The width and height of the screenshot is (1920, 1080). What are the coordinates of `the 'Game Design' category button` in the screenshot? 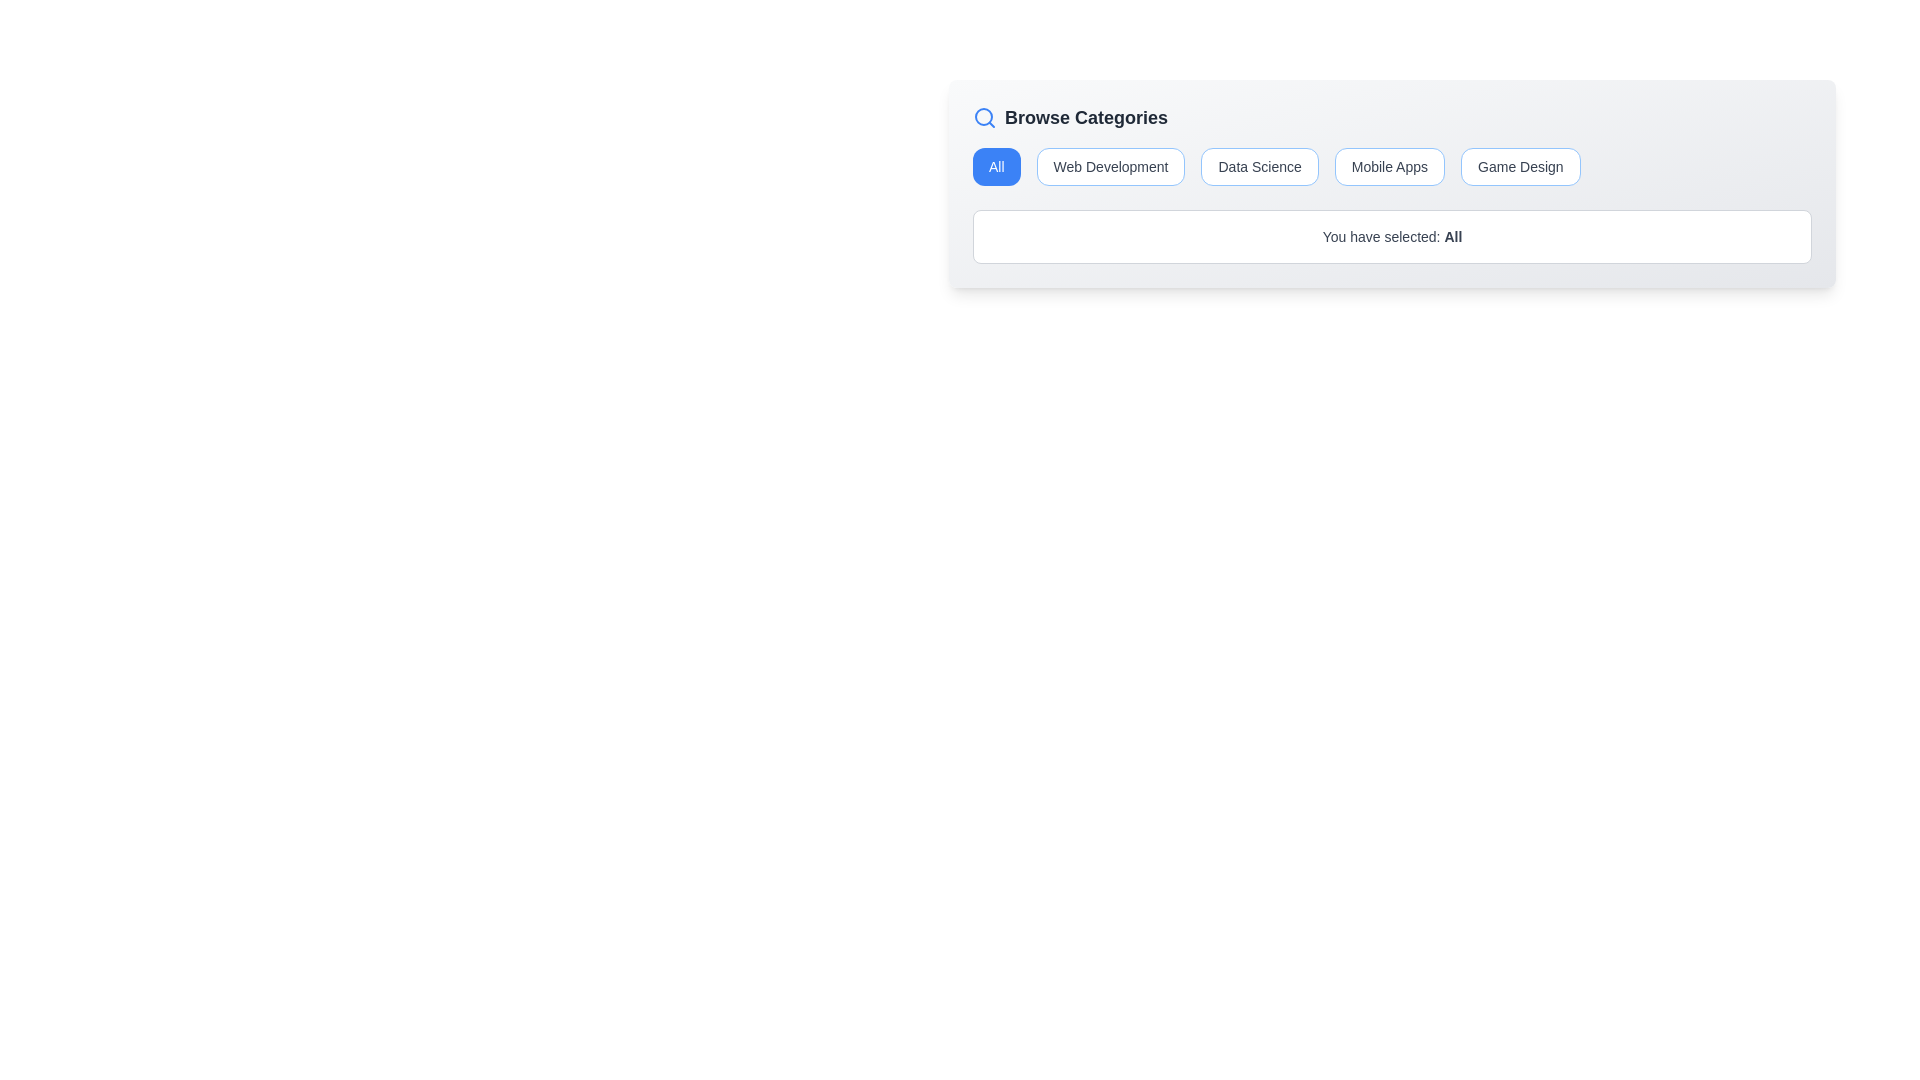 It's located at (1520, 165).